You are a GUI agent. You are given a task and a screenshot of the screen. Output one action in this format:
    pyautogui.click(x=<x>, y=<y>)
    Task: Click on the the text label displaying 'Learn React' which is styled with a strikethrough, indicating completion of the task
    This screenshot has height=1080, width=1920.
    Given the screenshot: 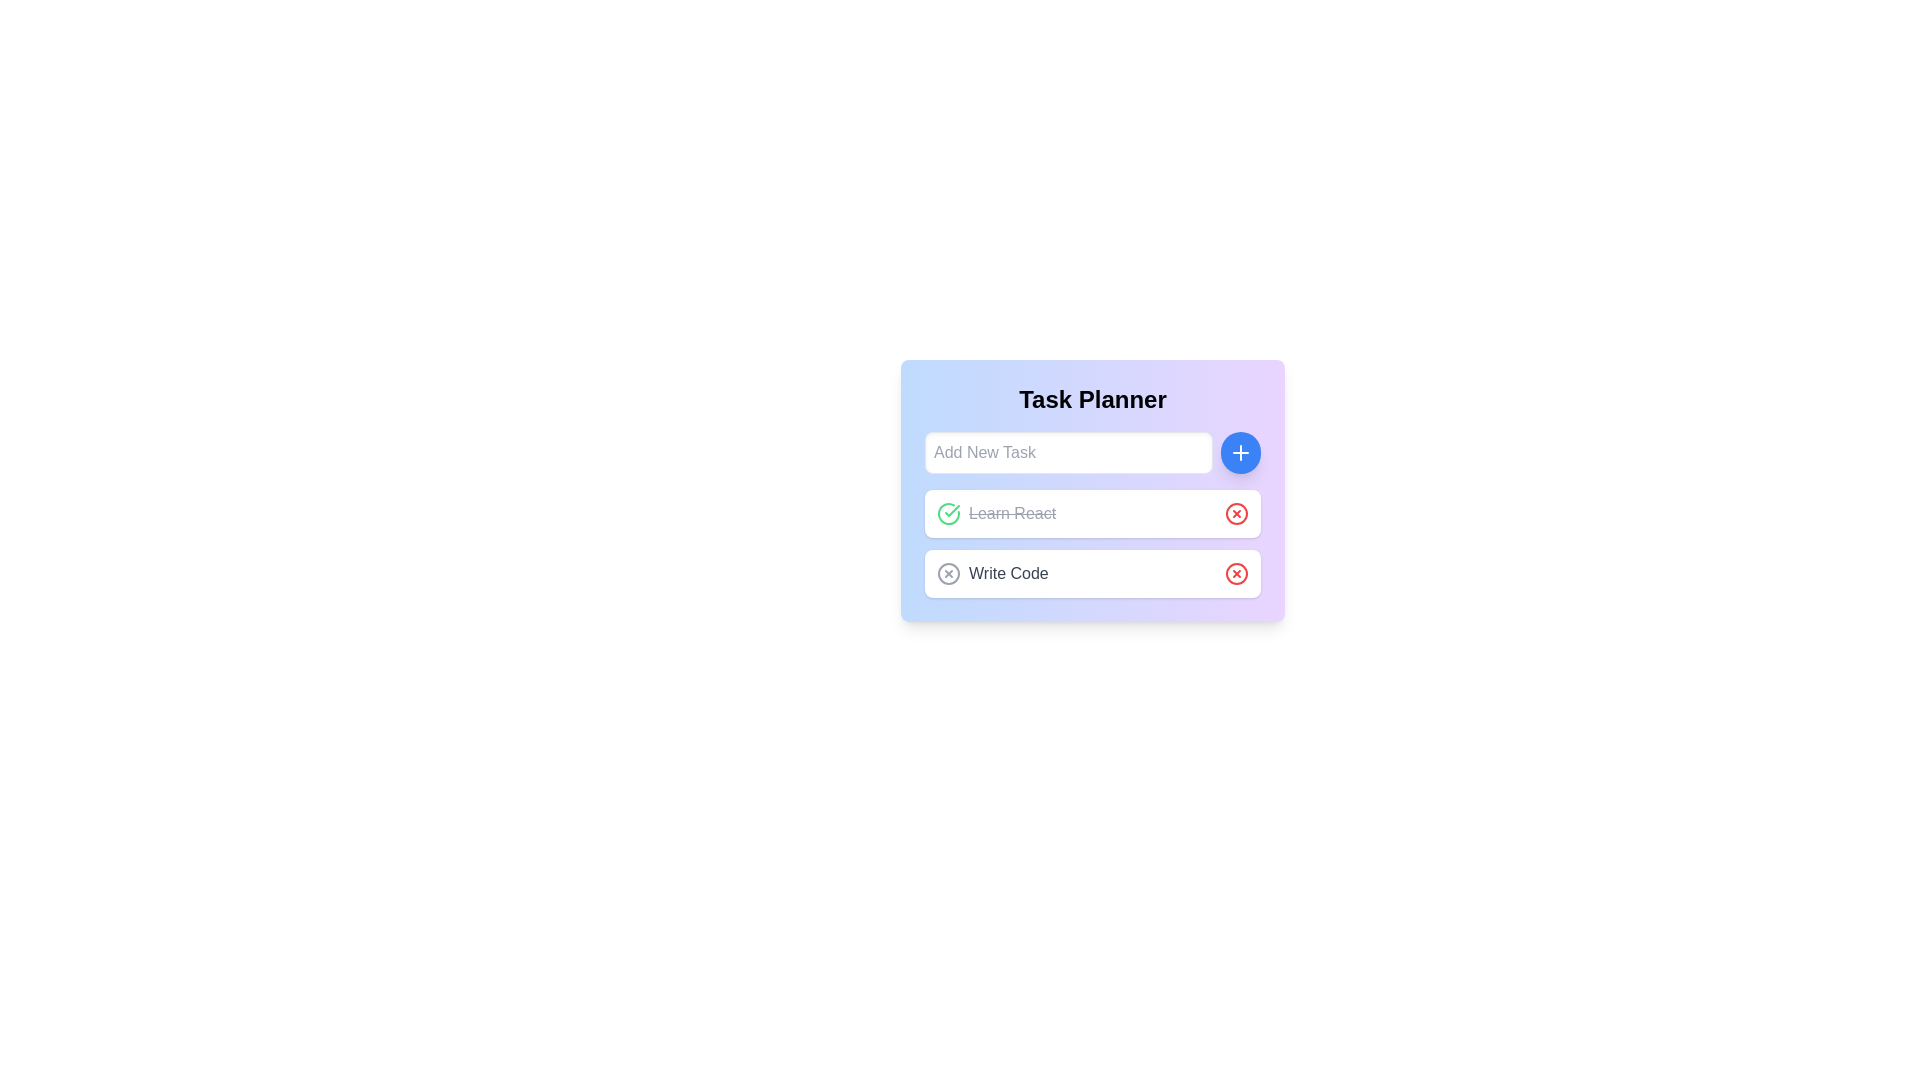 What is the action you would take?
    pyautogui.click(x=1012, y=512)
    